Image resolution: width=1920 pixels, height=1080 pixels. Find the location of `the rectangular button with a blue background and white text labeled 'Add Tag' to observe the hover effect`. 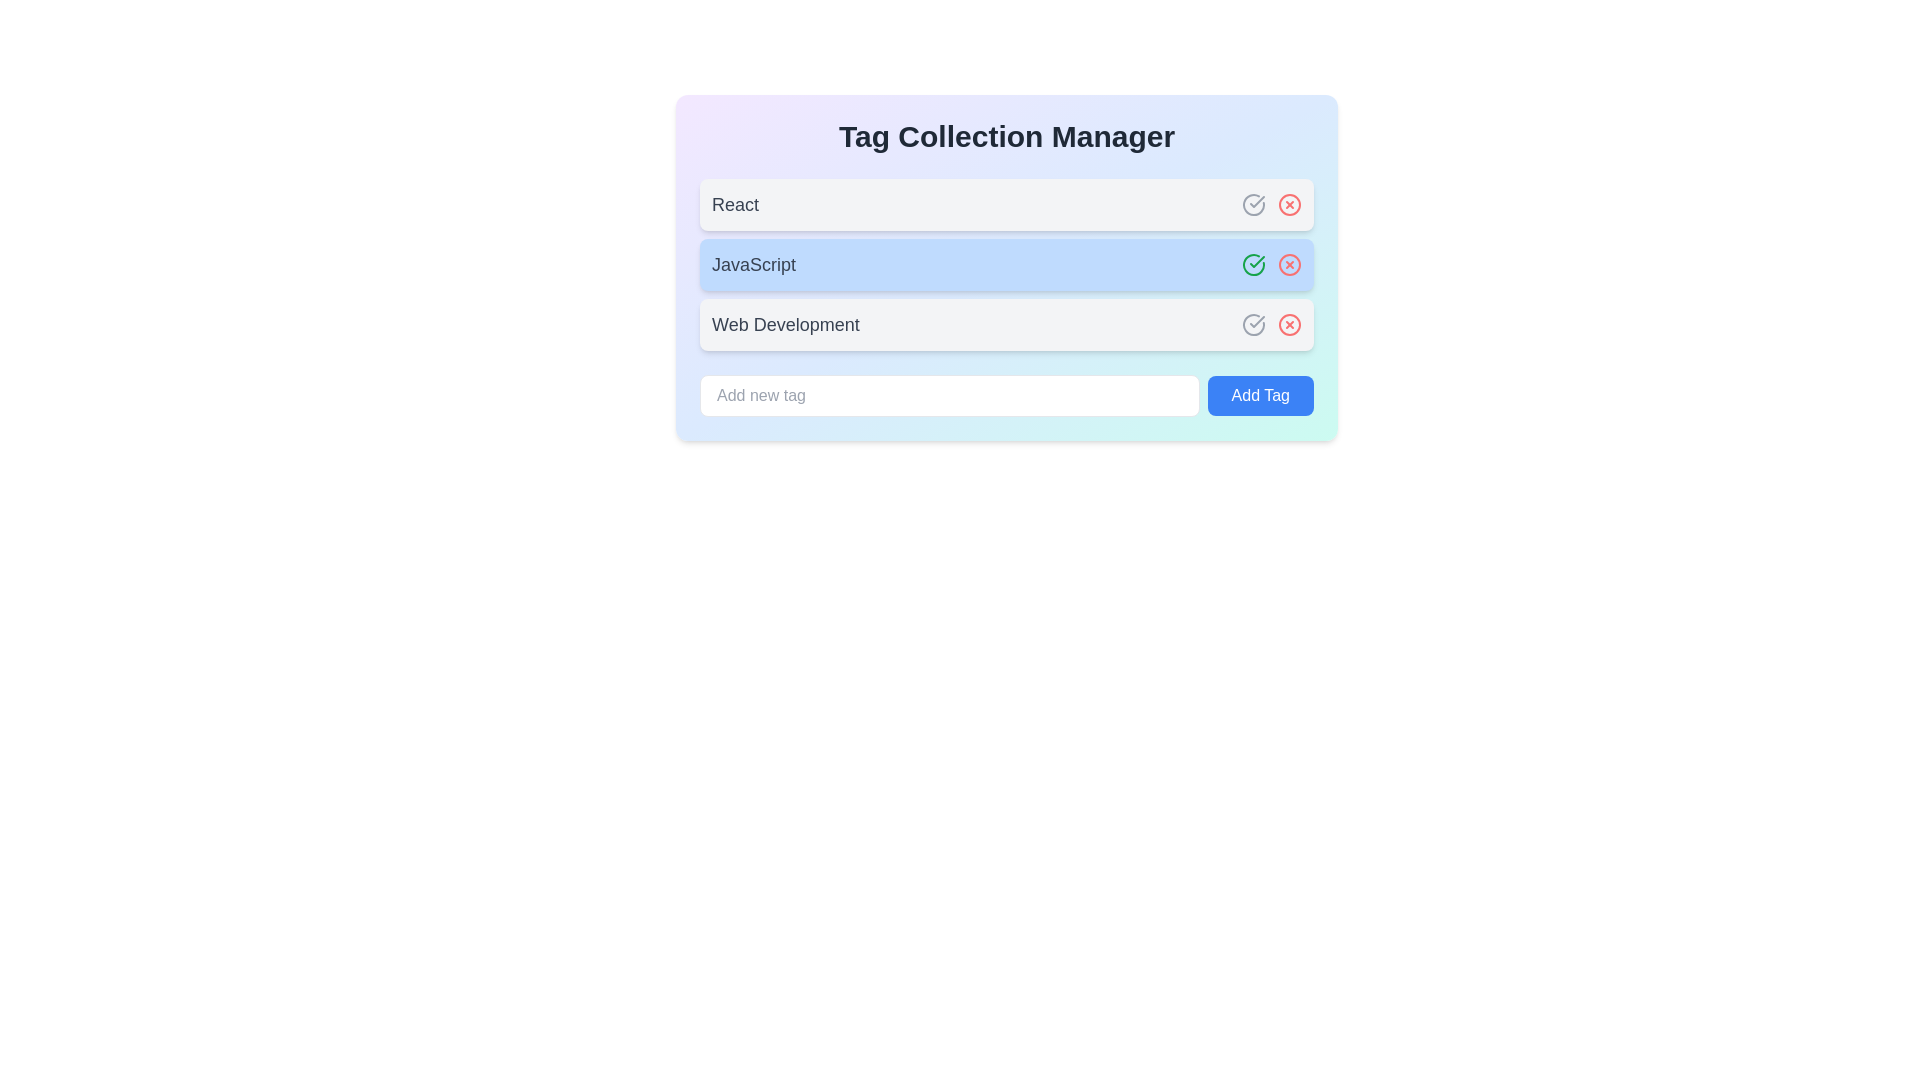

the rectangular button with a blue background and white text labeled 'Add Tag' to observe the hover effect is located at coordinates (1259, 396).